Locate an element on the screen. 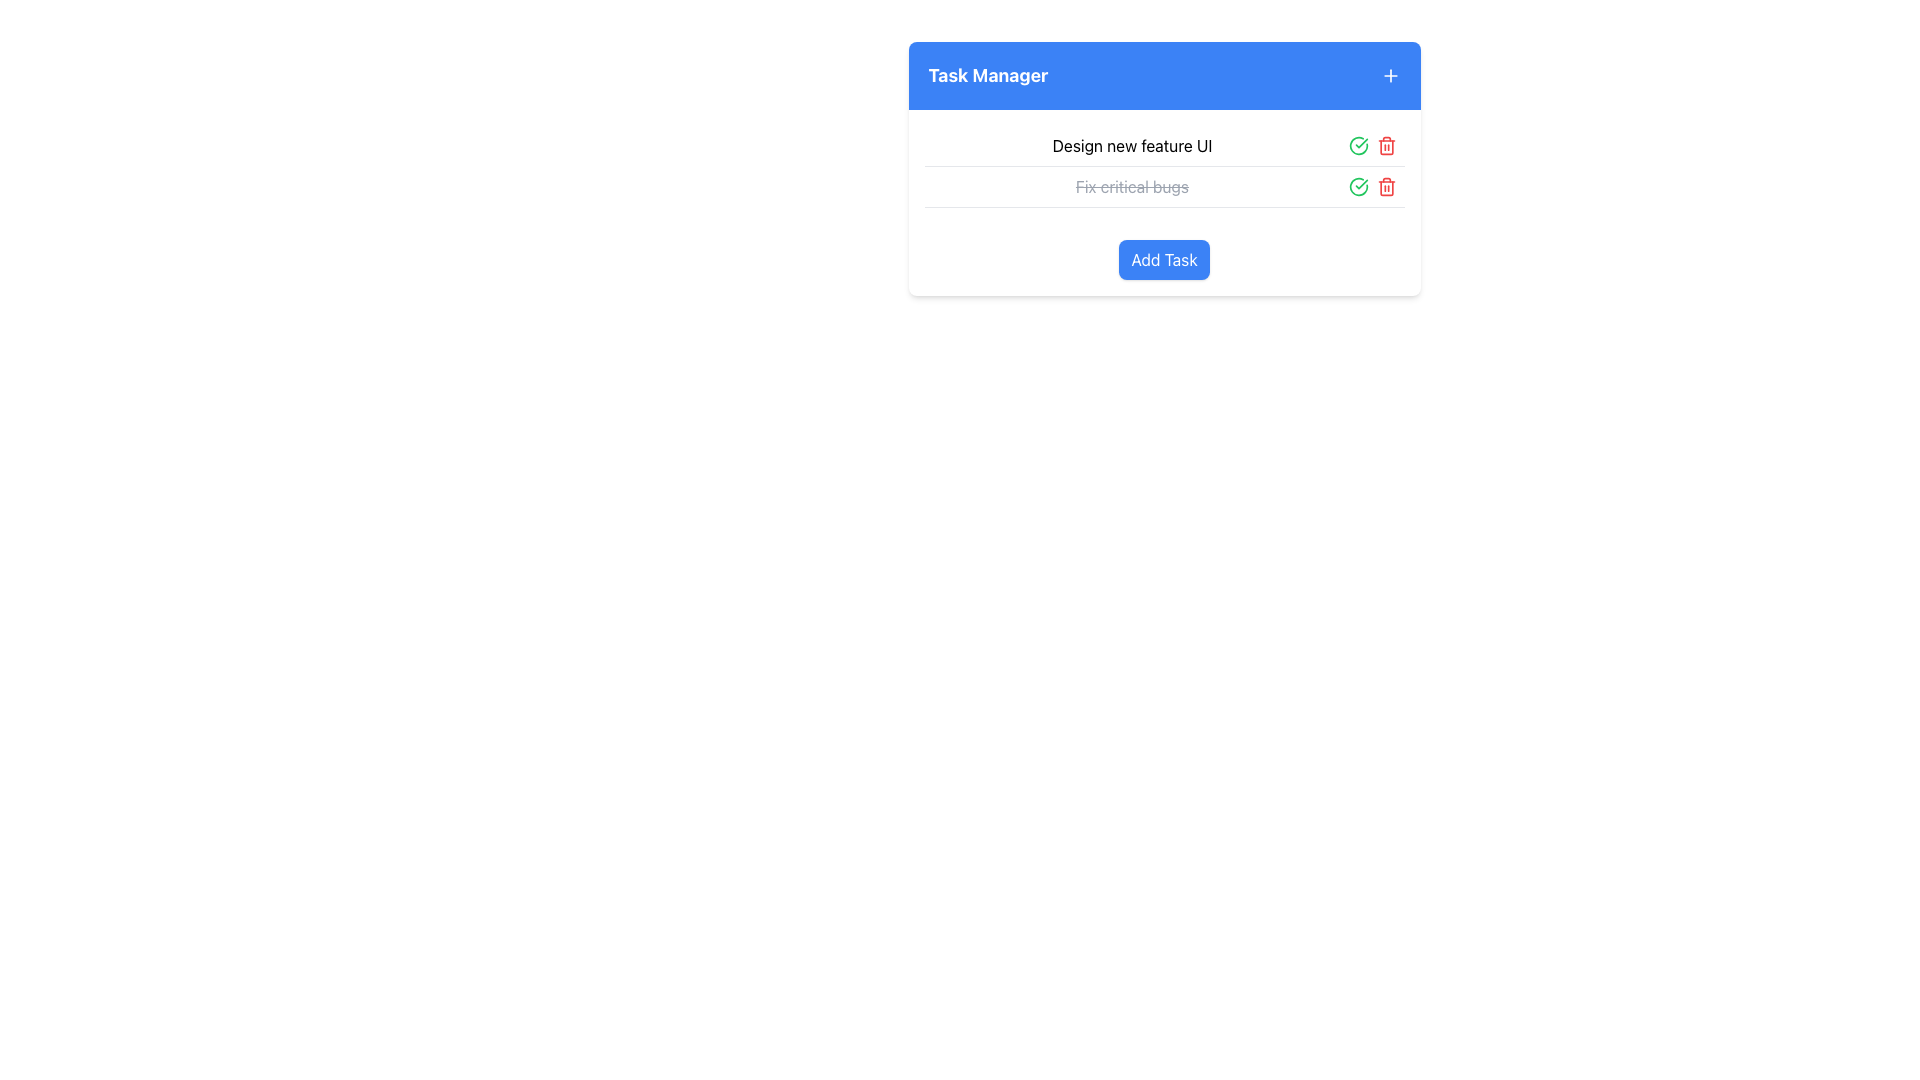  the first Task Item Row in the task management interface is located at coordinates (1164, 145).